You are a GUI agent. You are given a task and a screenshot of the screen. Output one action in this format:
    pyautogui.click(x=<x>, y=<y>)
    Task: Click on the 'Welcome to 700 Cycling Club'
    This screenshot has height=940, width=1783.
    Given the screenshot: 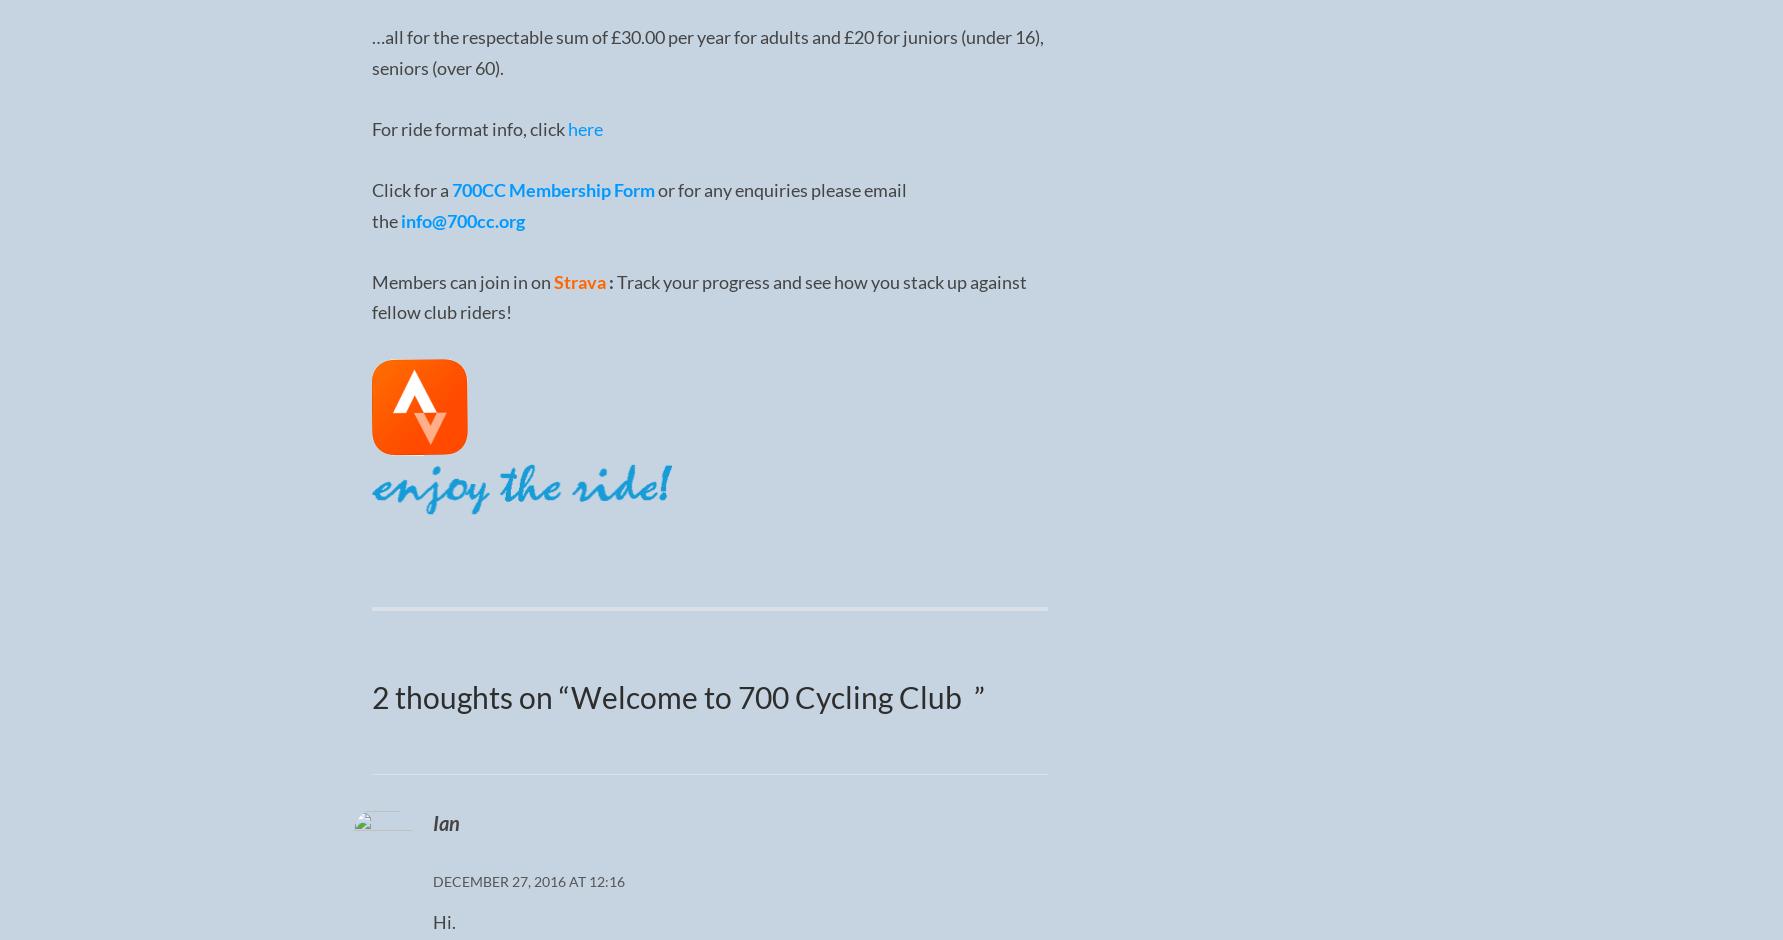 What is the action you would take?
    pyautogui.click(x=770, y=694)
    